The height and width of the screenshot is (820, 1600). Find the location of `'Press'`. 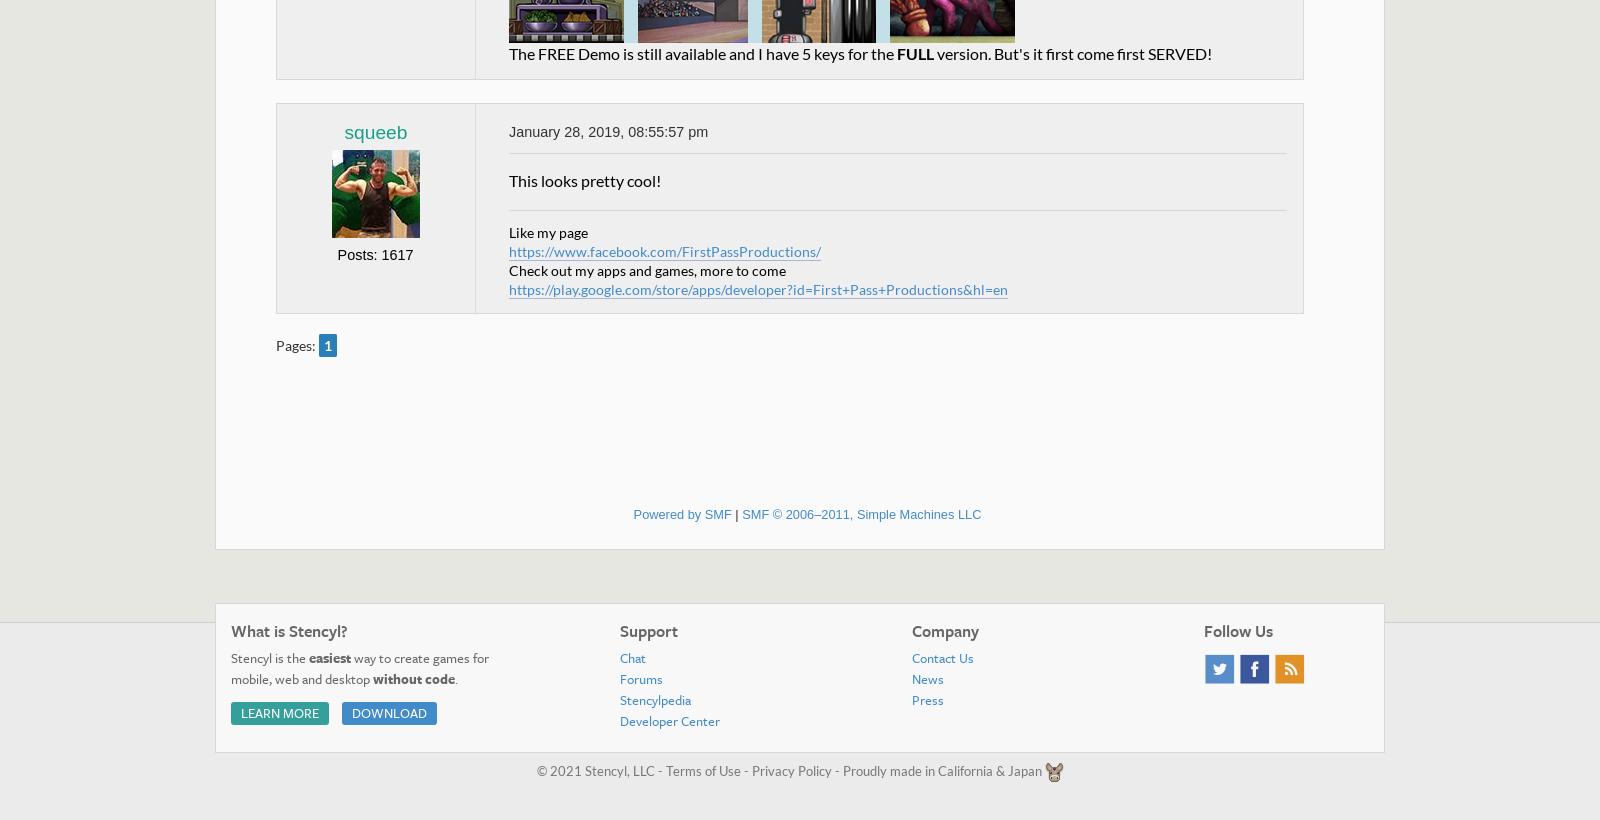

'Press' is located at coordinates (910, 698).